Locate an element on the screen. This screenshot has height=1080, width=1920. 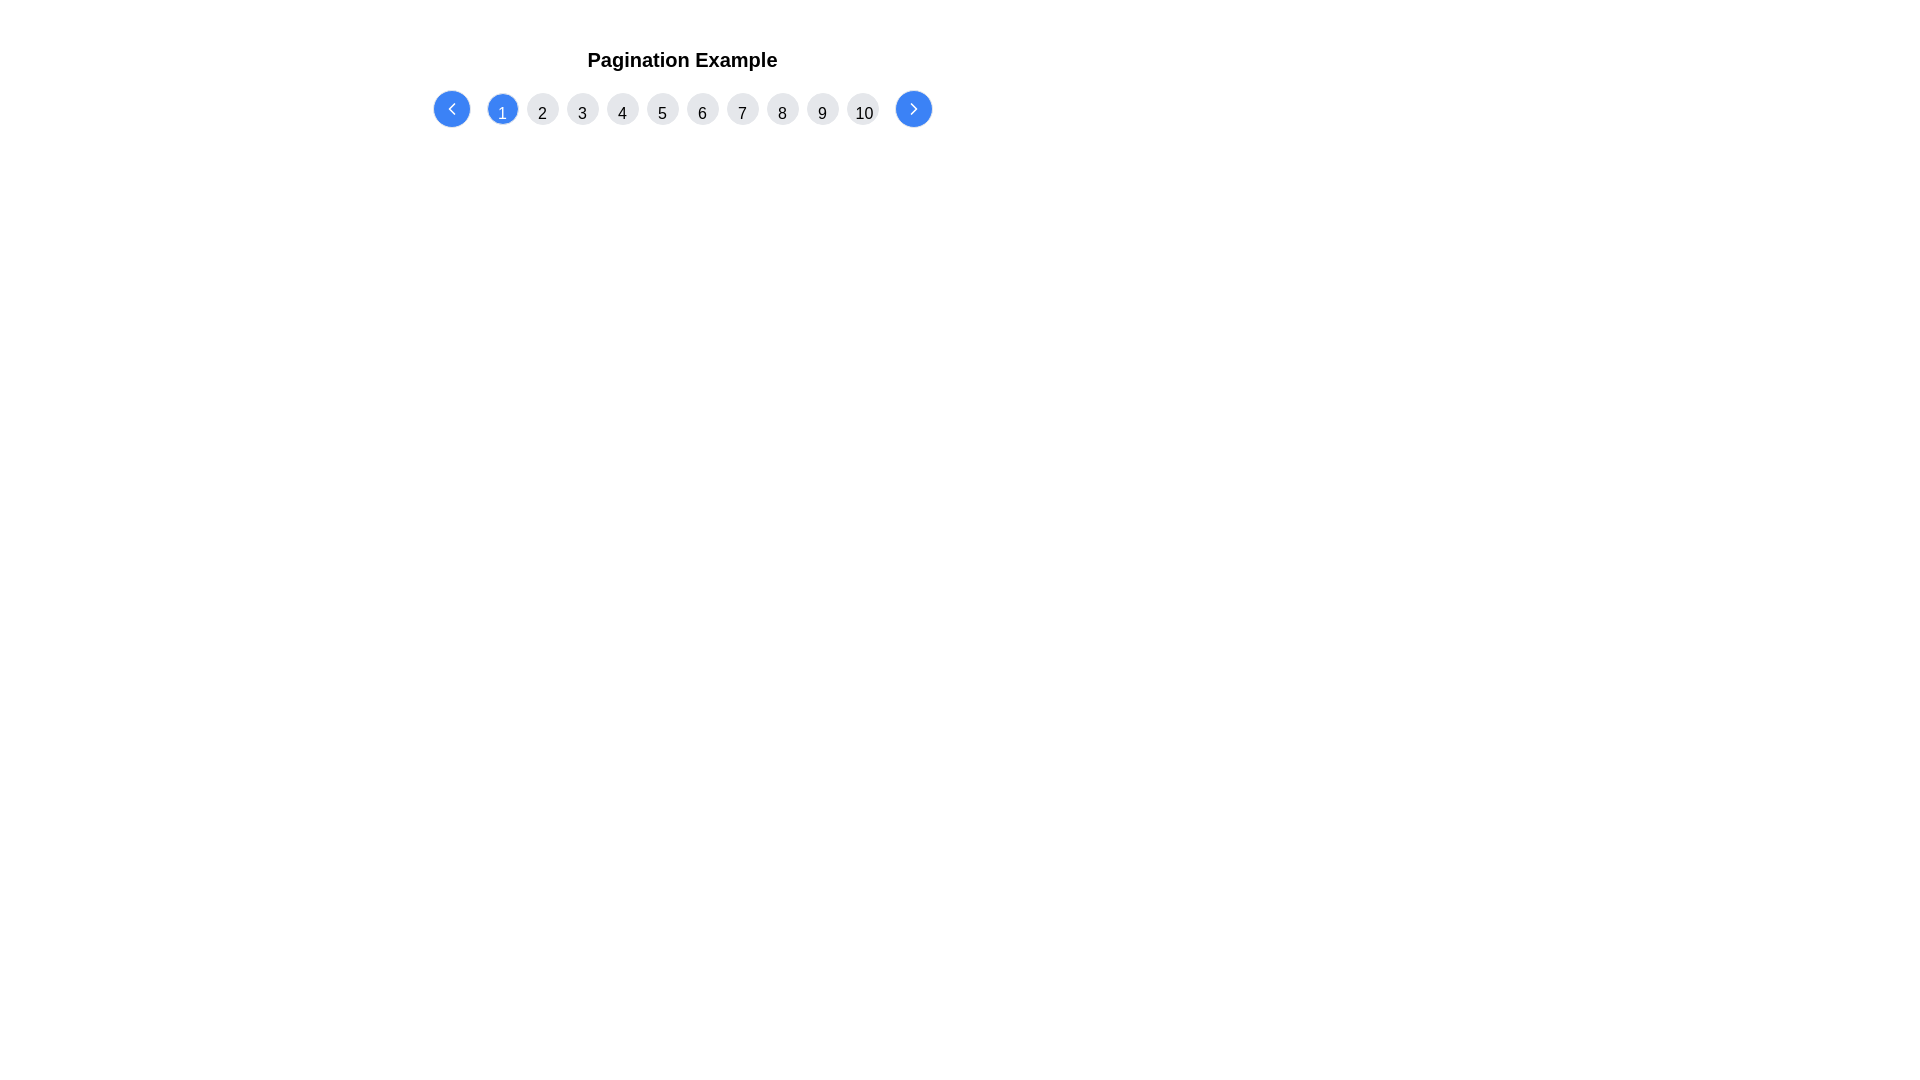
the button with the number '6' displayed in black text, which is a small, rounded button part of a horizontal sequence of buttons is located at coordinates (702, 108).